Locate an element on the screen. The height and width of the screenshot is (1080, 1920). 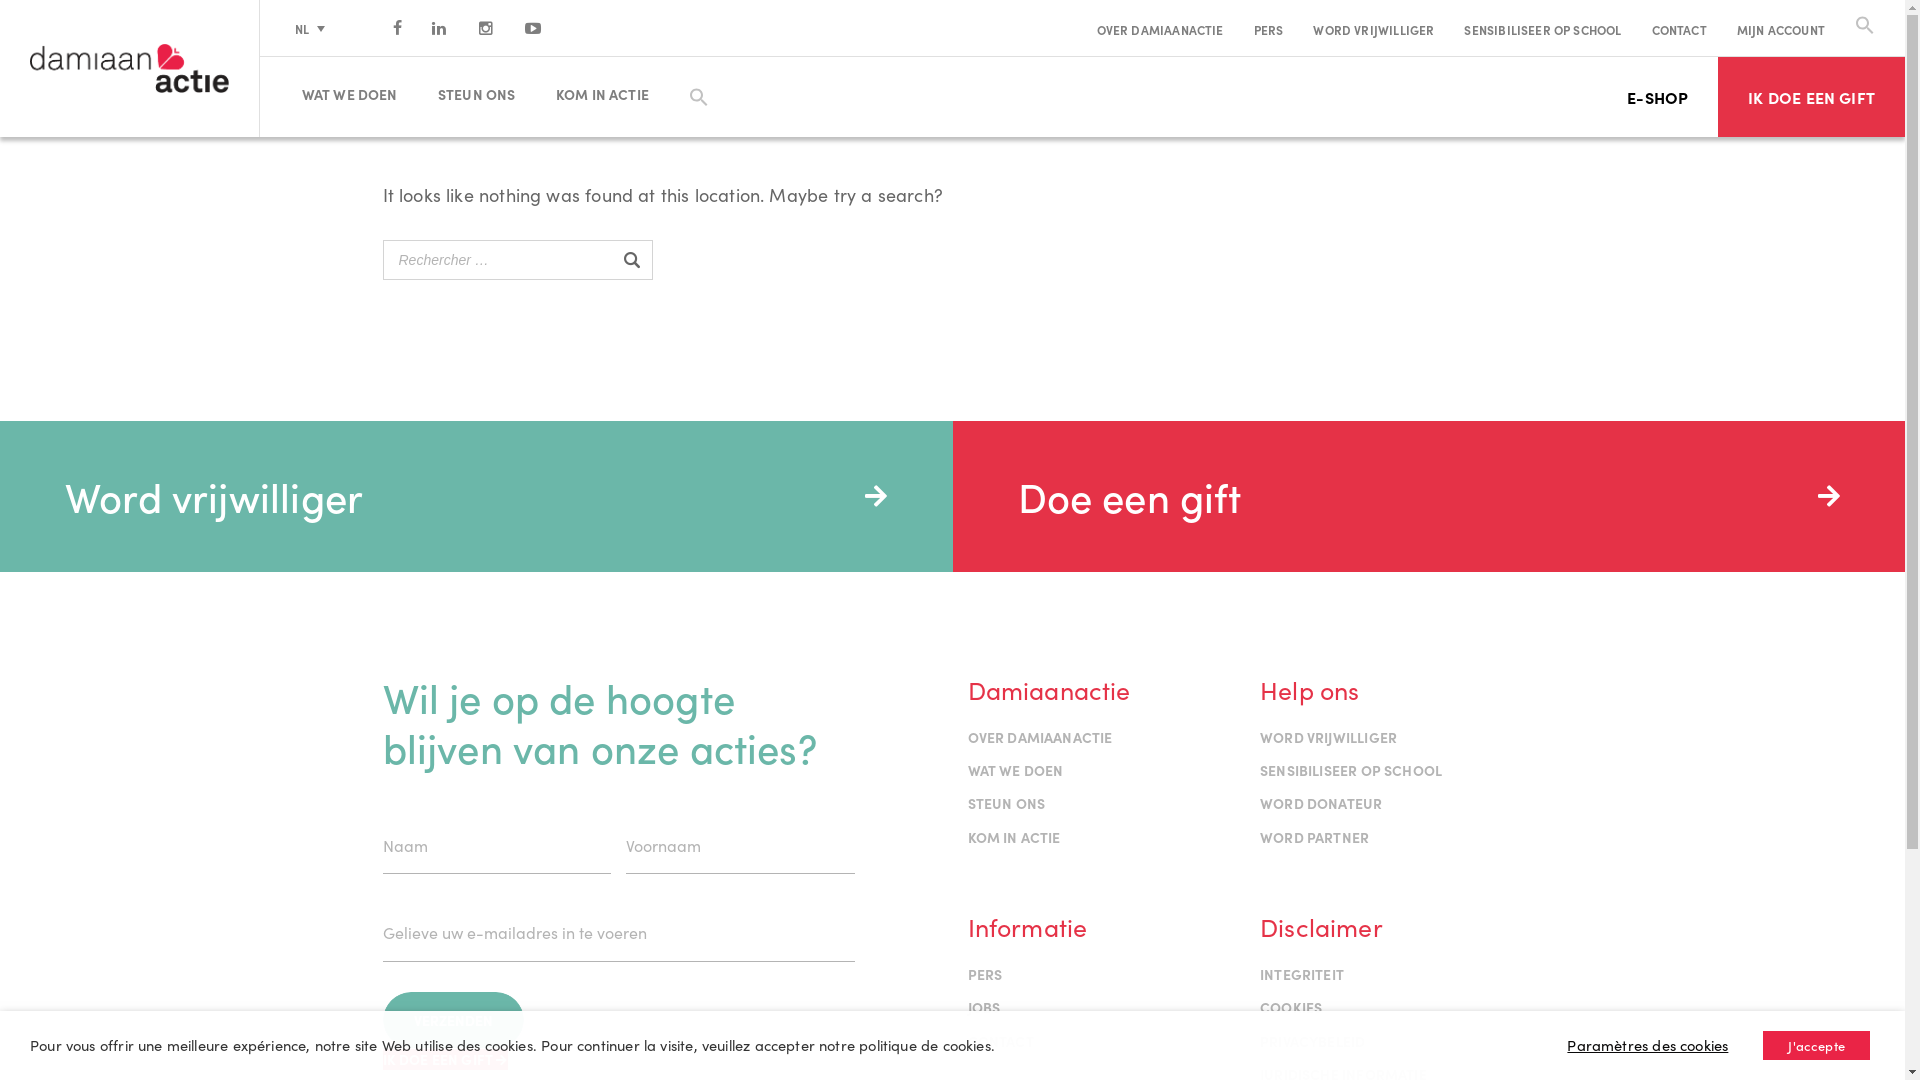
'Verzenden' is located at coordinates (451, 1019).